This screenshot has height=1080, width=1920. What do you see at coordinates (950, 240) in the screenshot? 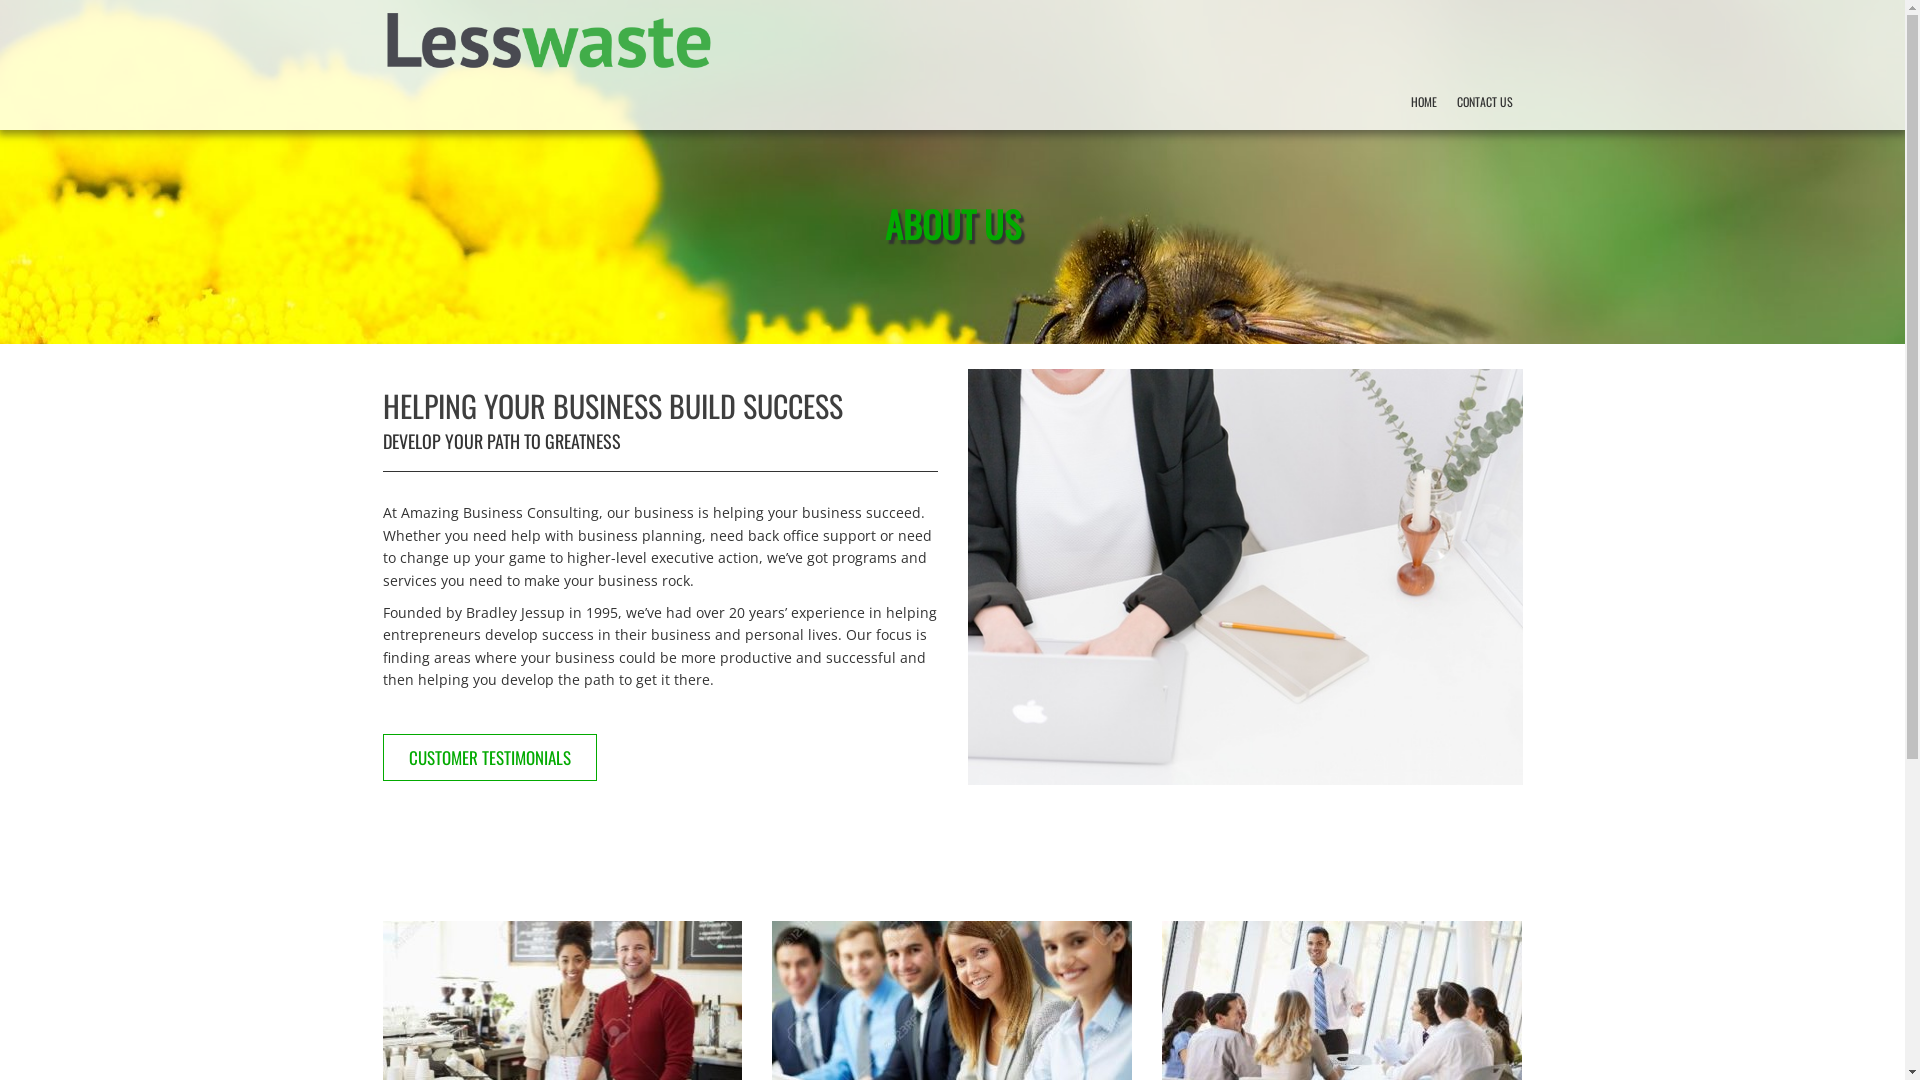
I see `'ABOUT US'` at bounding box center [950, 240].